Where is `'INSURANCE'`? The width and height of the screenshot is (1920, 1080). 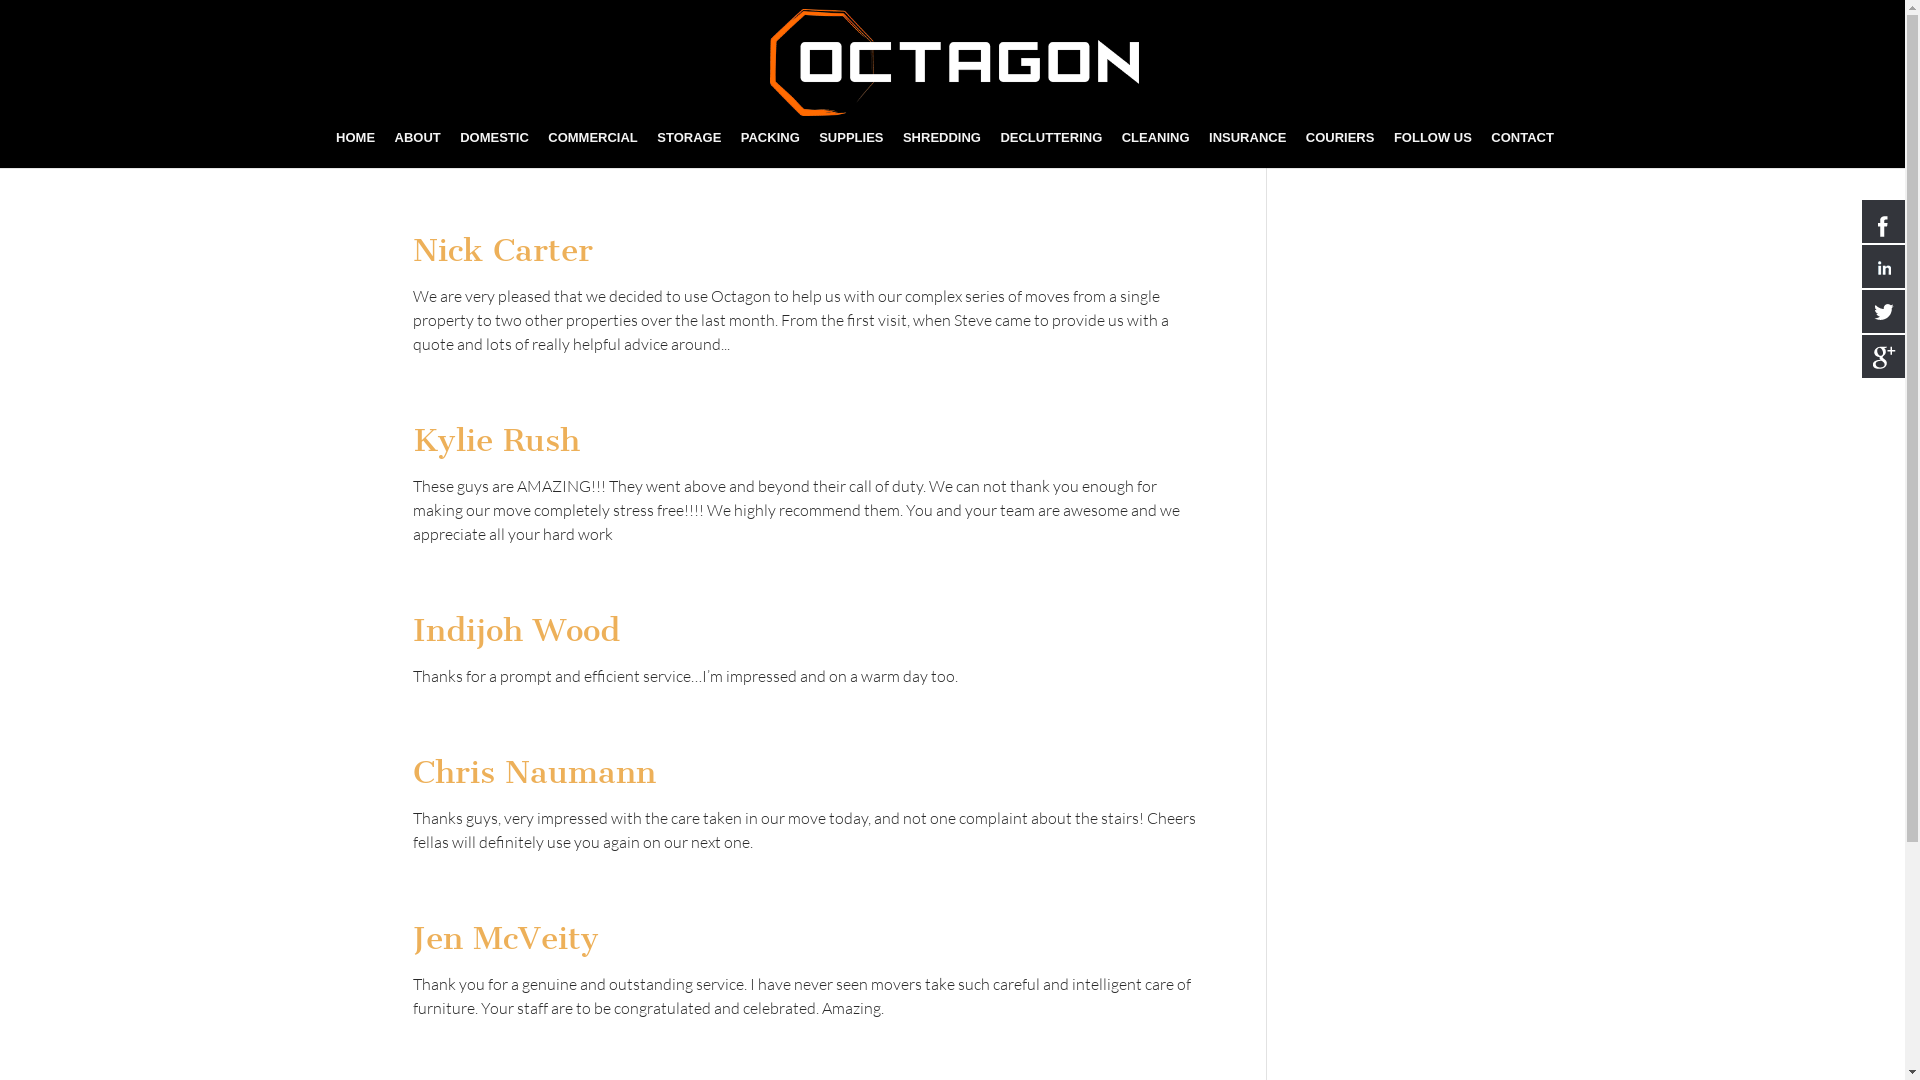 'INSURANCE' is located at coordinates (1246, 148).